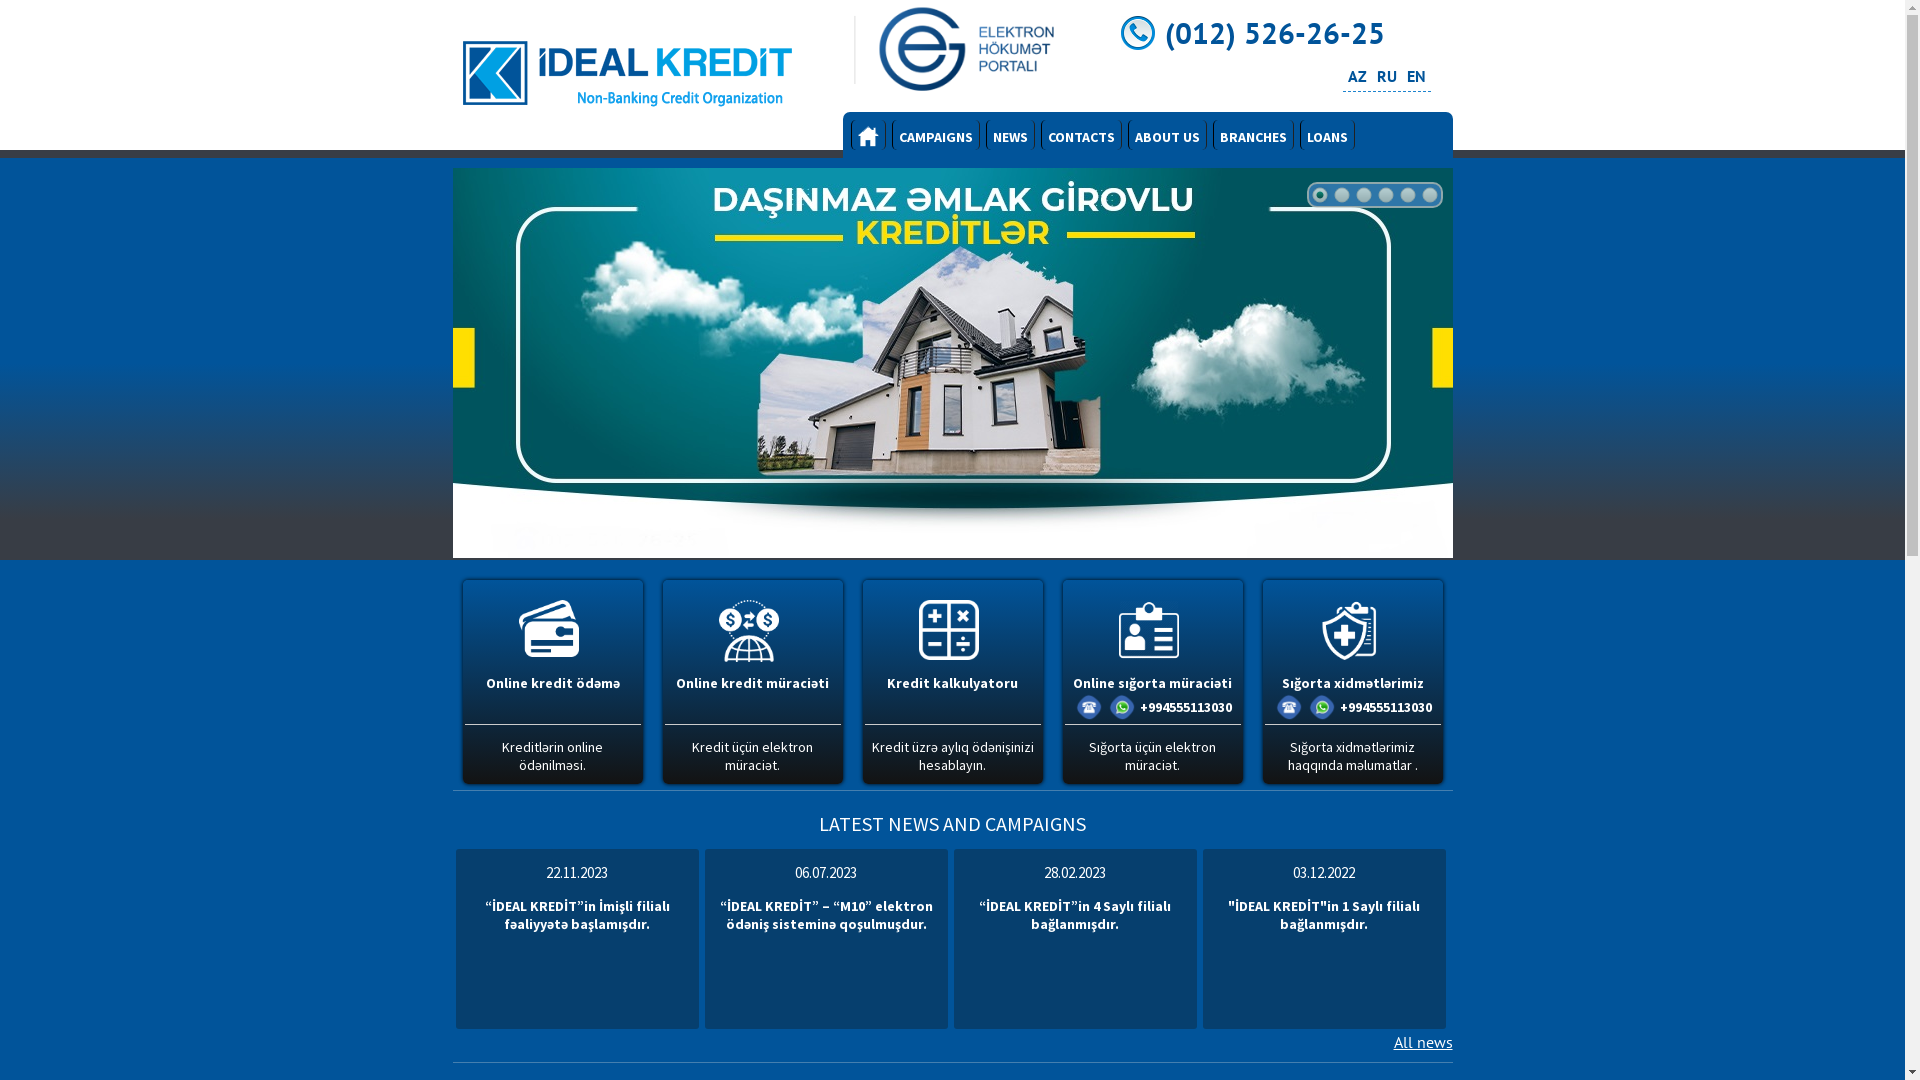 Image resolution: width=1920 pixels, height=1080 pixels. I want to click on 'EN', so click(1414, 75).